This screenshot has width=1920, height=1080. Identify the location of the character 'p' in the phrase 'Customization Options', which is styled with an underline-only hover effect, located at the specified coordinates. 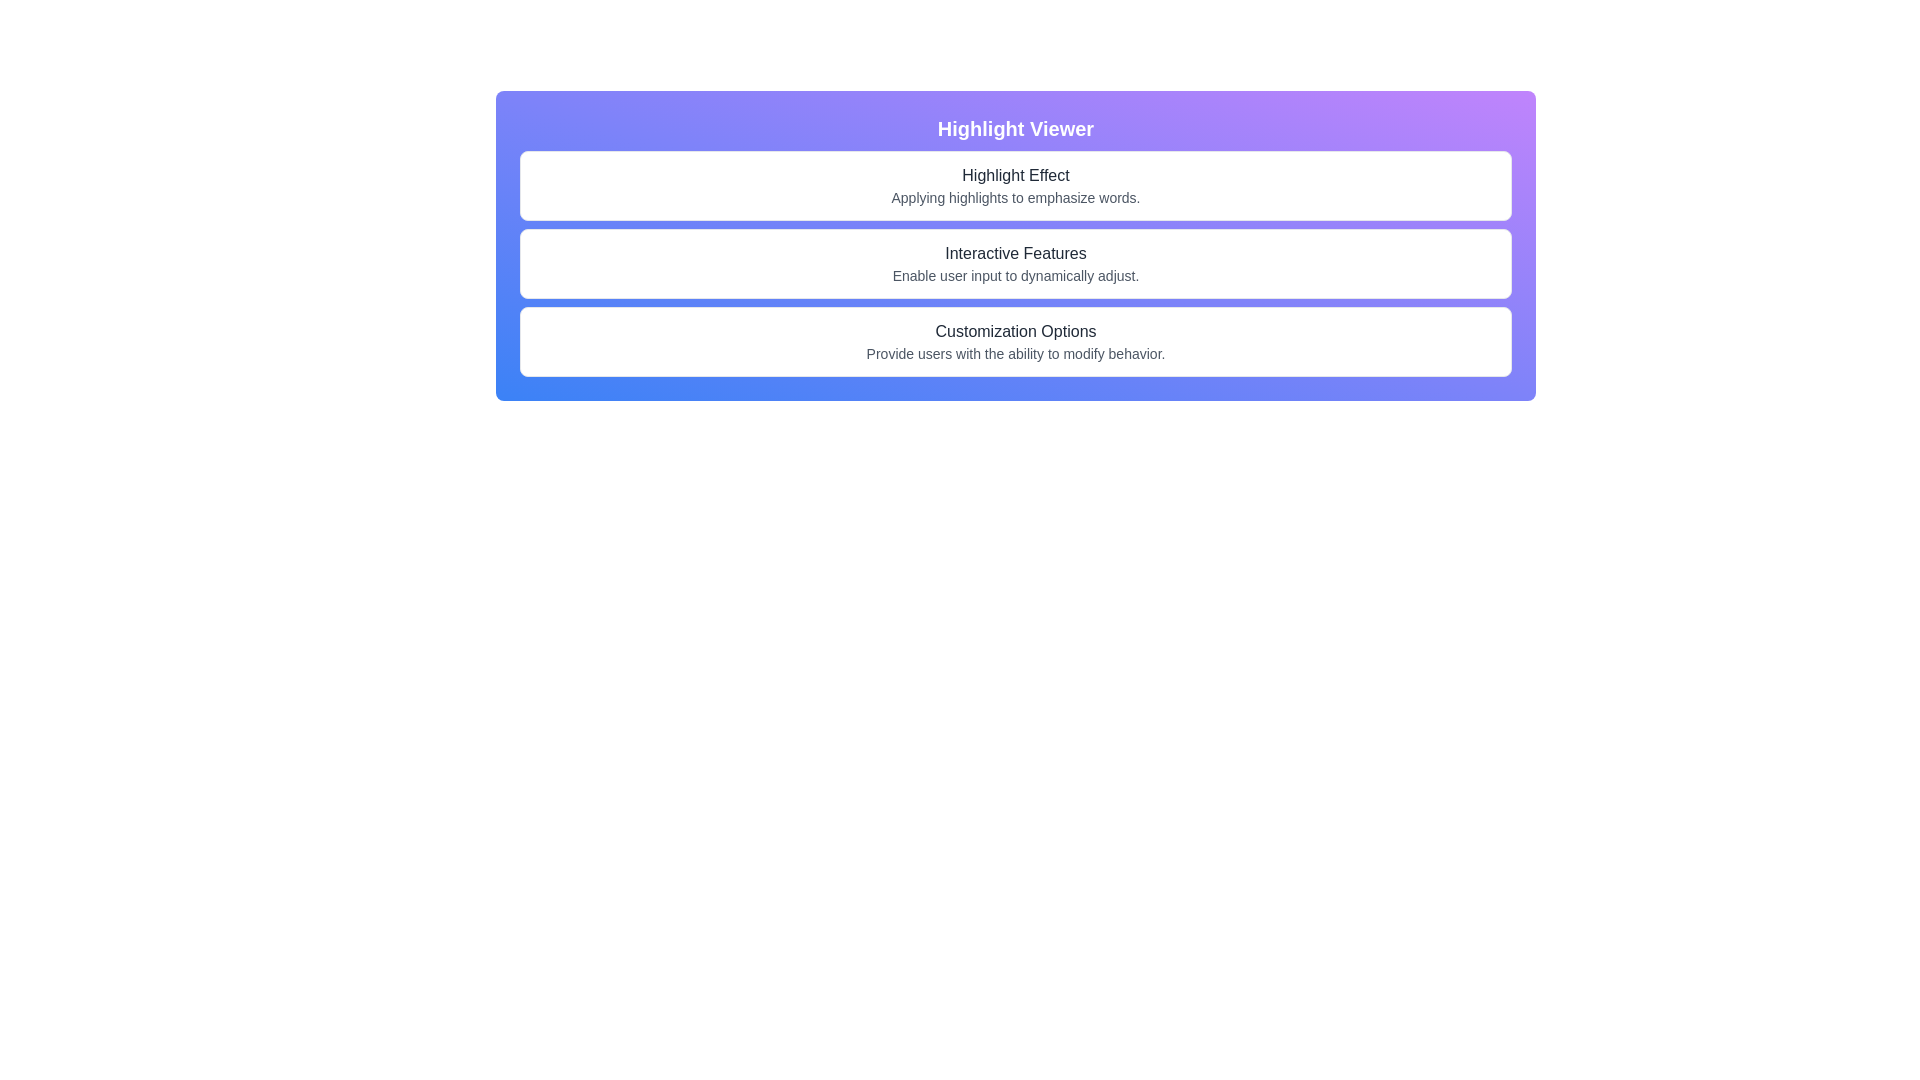
(1057, 330).